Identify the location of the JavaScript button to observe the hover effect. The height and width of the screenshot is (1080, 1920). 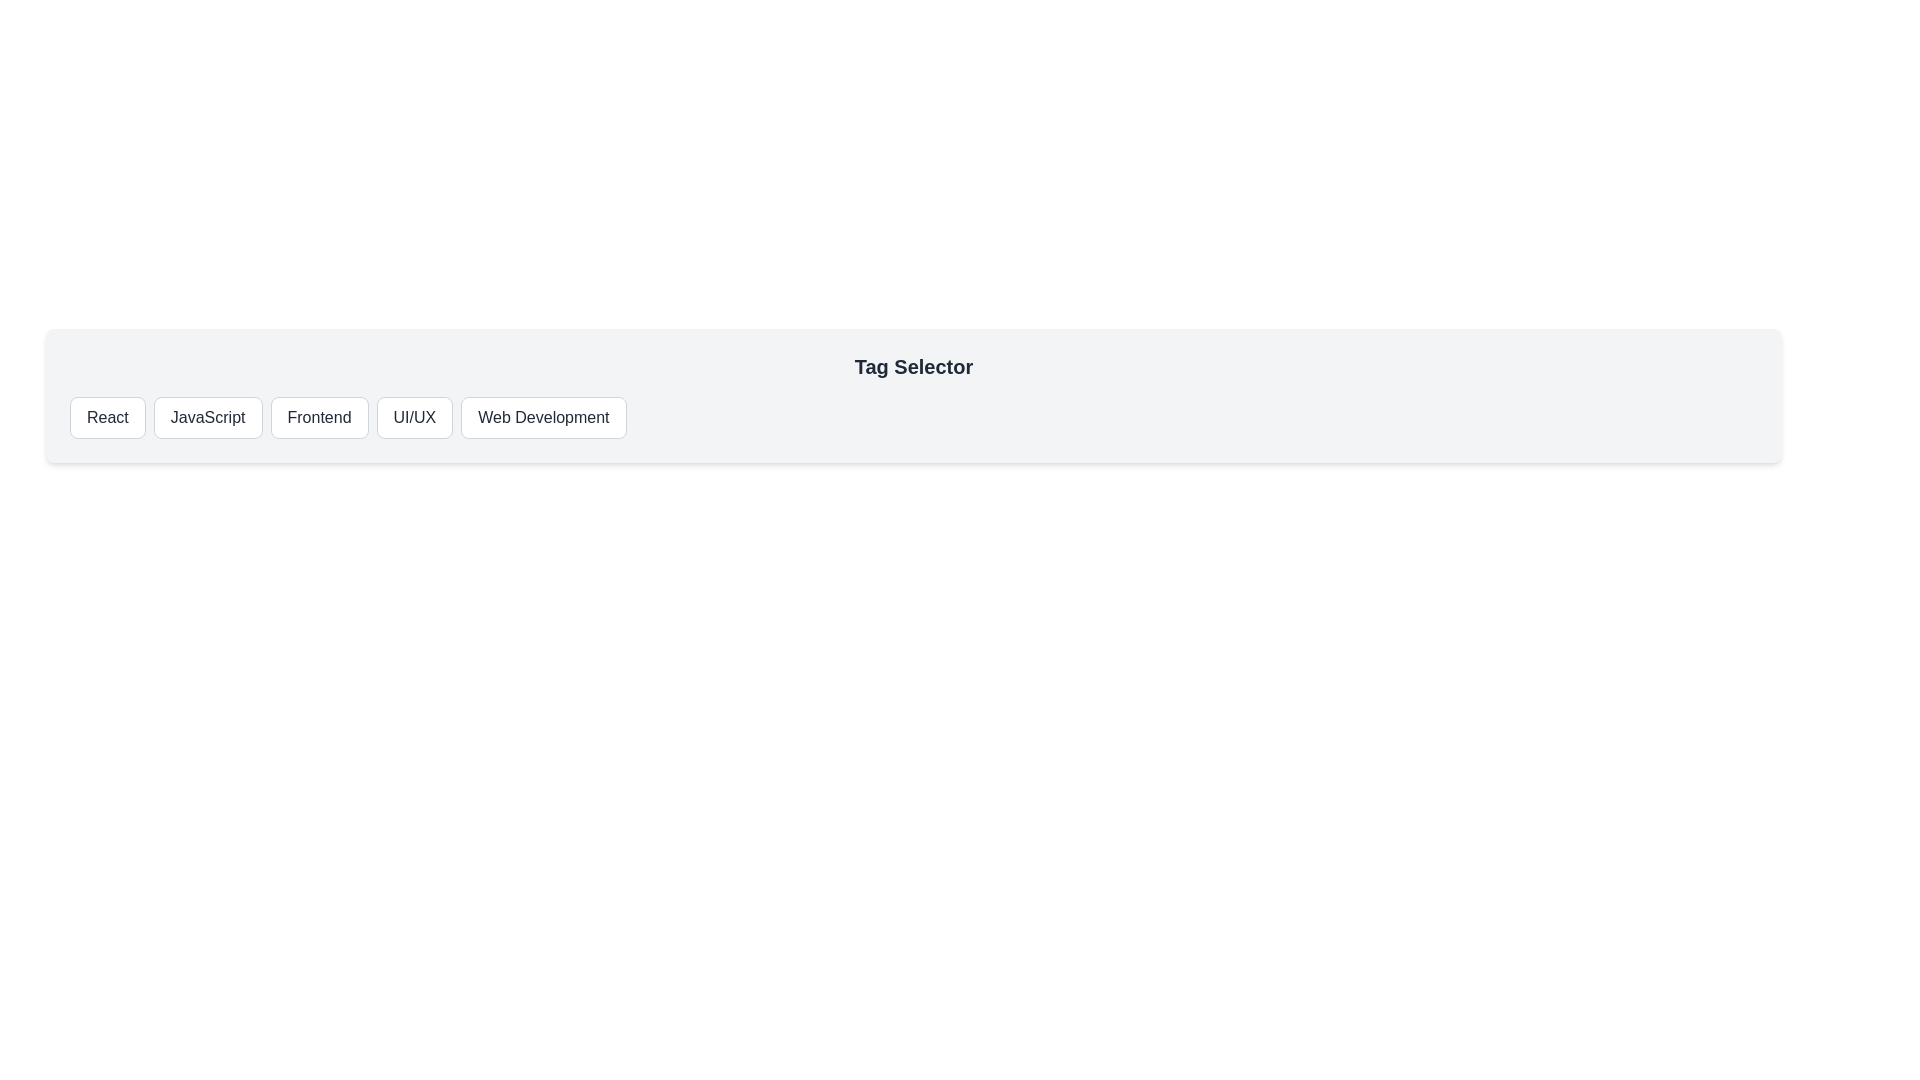
(208, 416).